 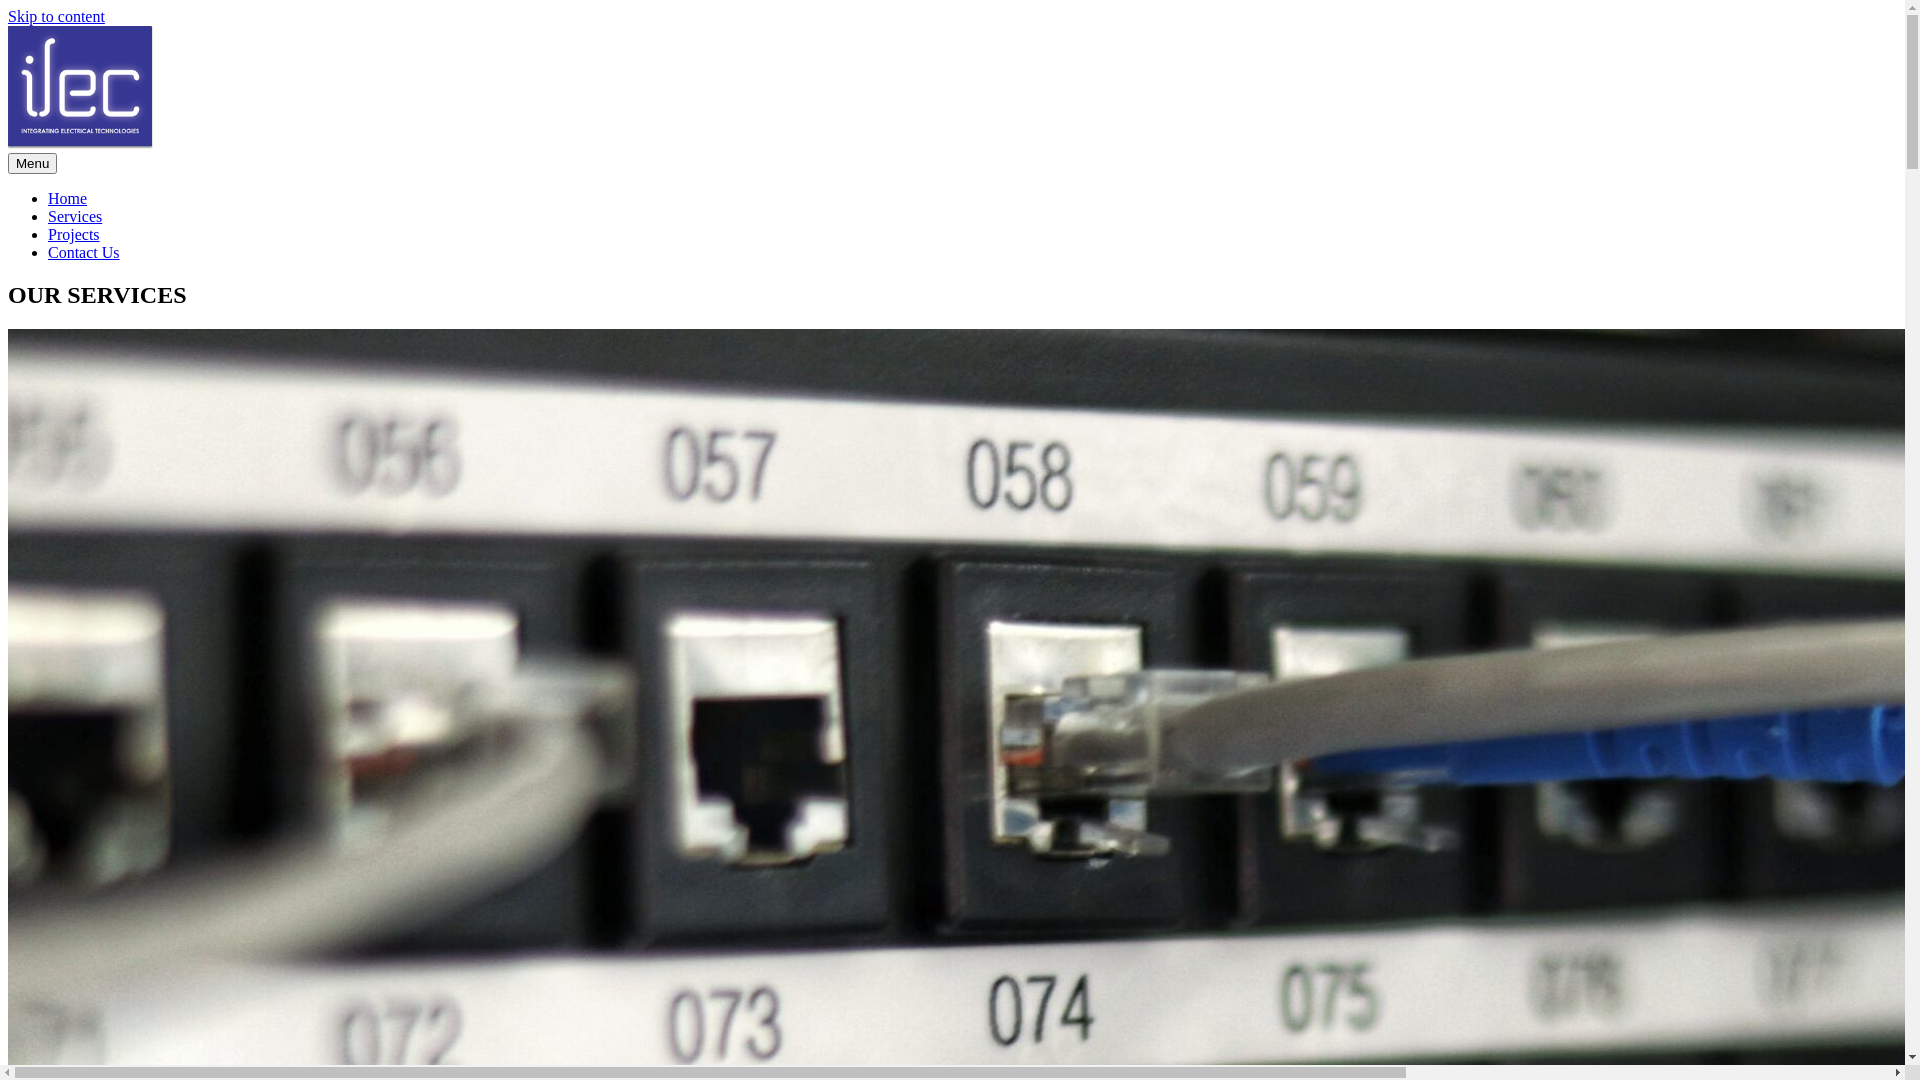 I want to click on 'Contact Us', so click(x=82, y=251).